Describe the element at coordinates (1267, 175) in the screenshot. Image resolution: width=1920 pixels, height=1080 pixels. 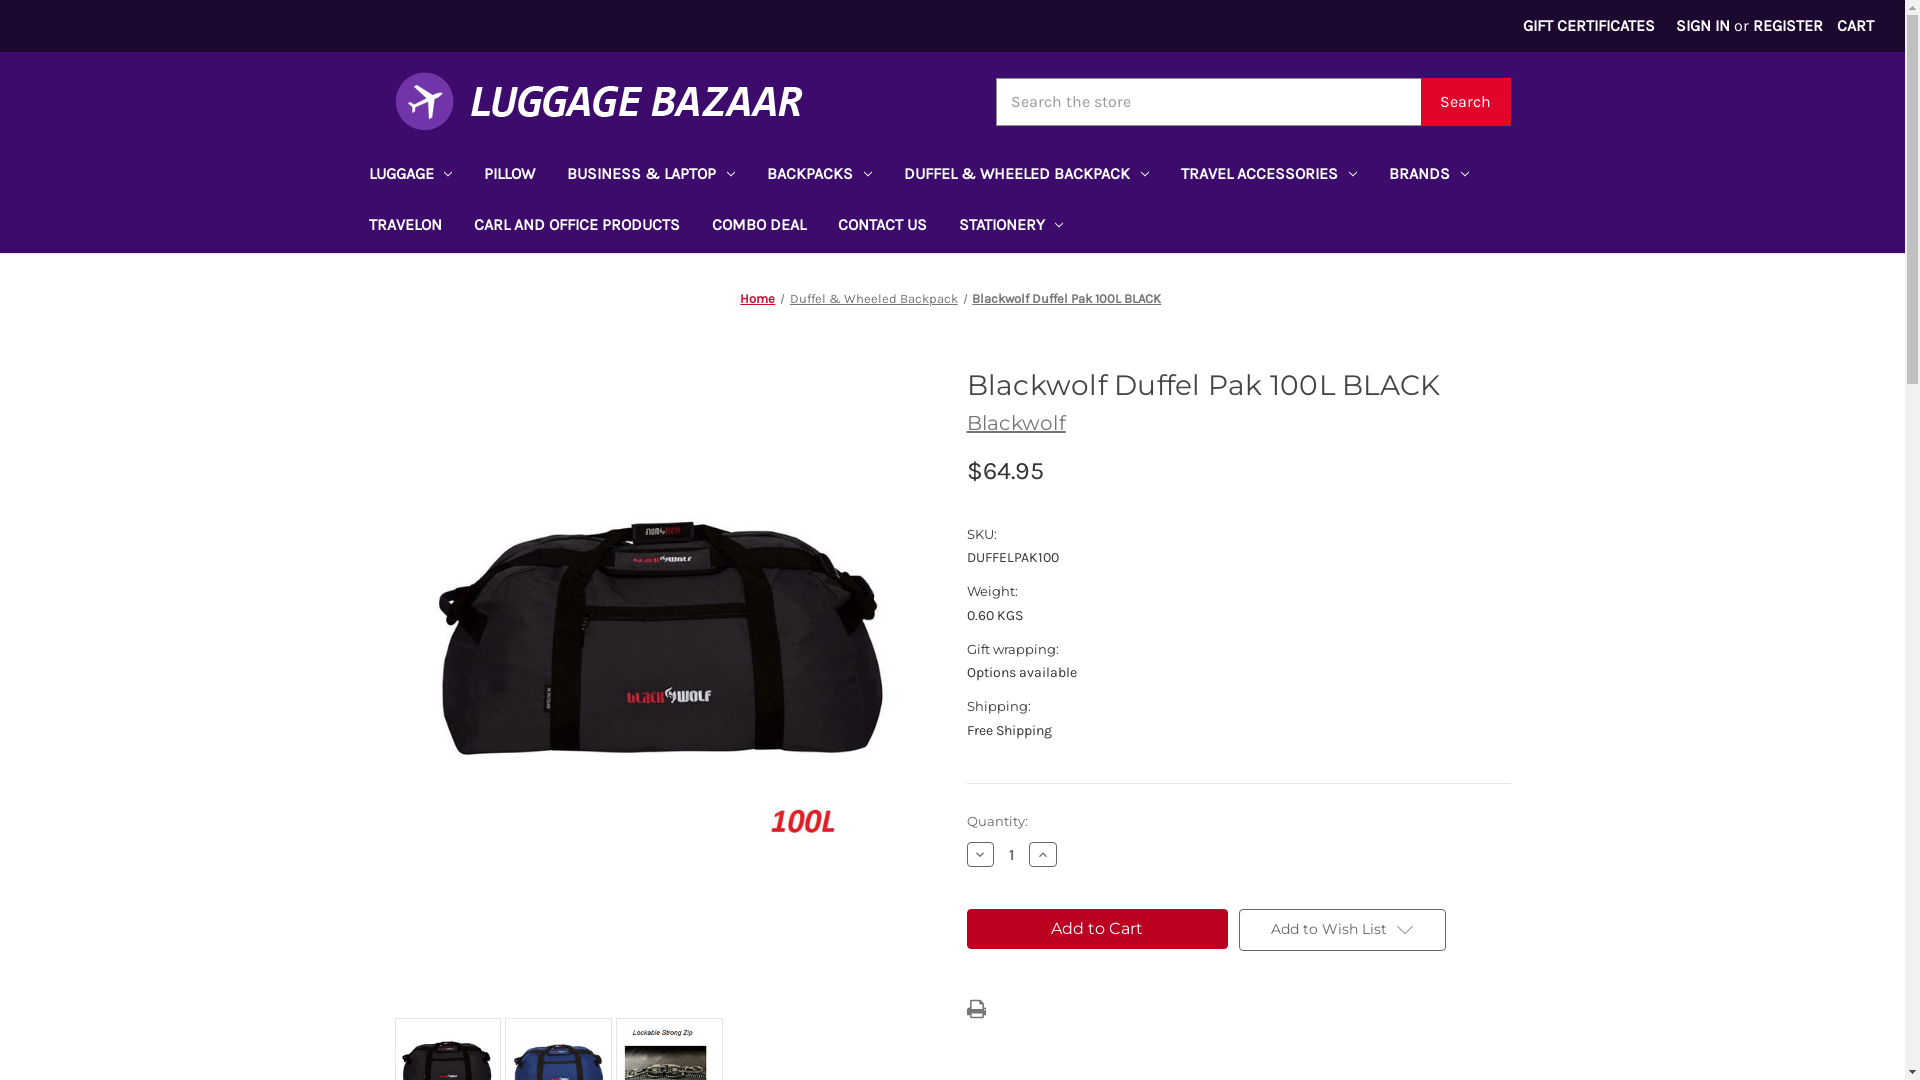
I see `'TRAVEL ACCESSORIES'` at that location.